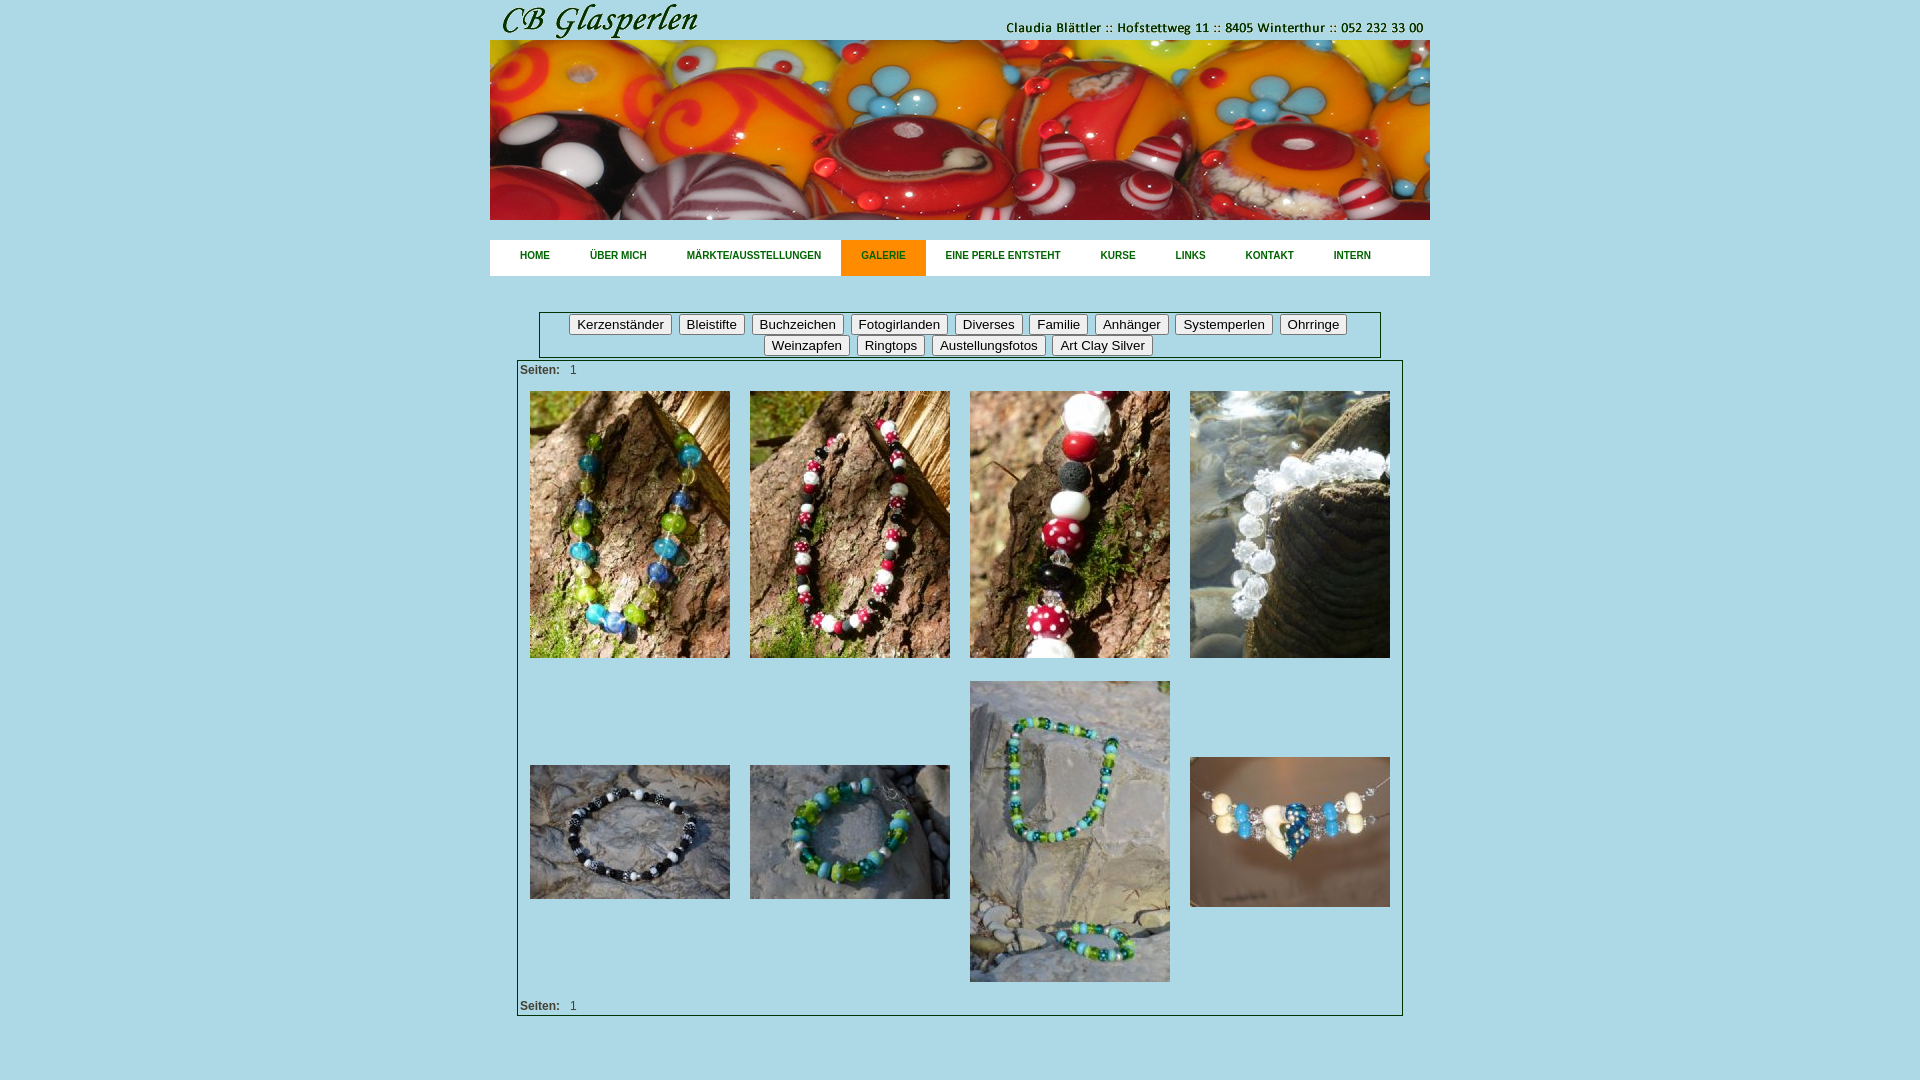 The height and width of the screenshot is (1080, 1920). Describe the element at coordinates (850, 323) in the screenshot. I see `'Fotogirlanden'` at that location.